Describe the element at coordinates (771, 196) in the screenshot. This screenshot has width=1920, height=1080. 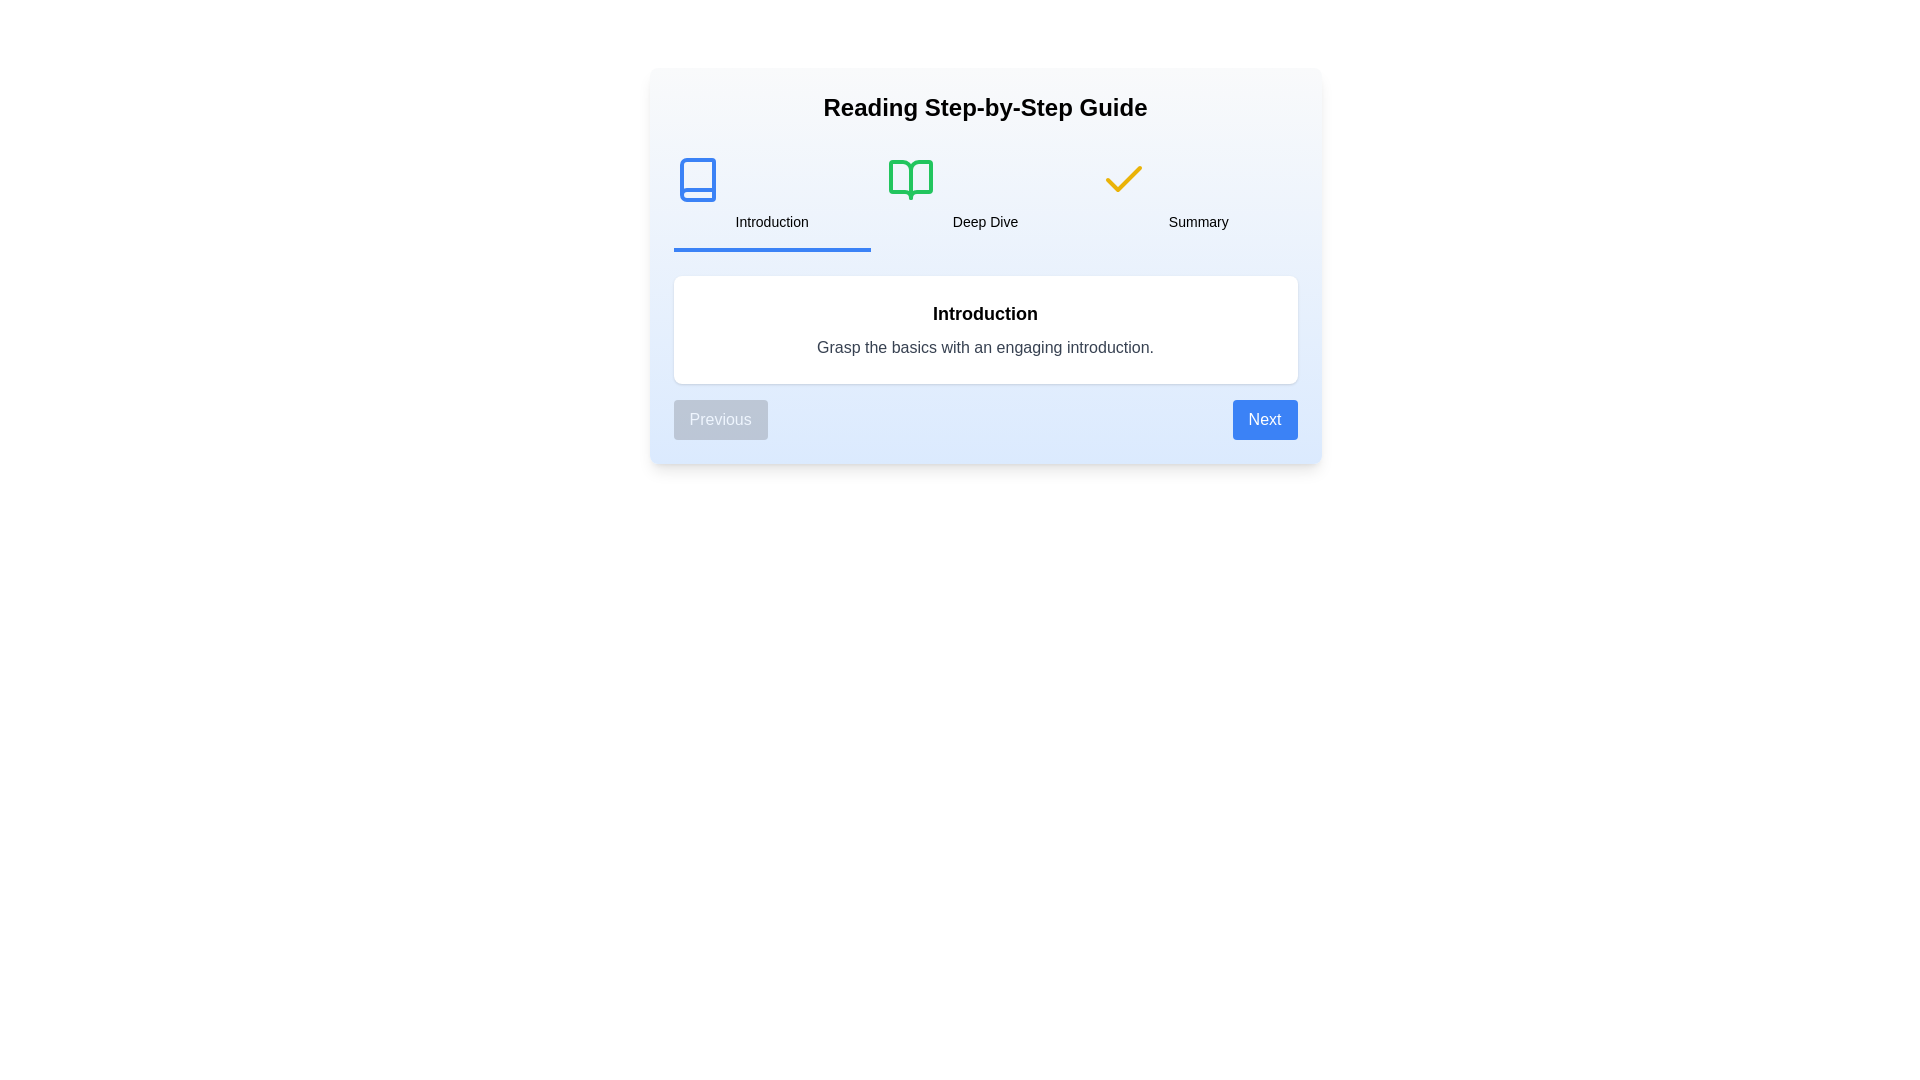
I see `the step title Introduction to switch to the corresponding step` at that location.